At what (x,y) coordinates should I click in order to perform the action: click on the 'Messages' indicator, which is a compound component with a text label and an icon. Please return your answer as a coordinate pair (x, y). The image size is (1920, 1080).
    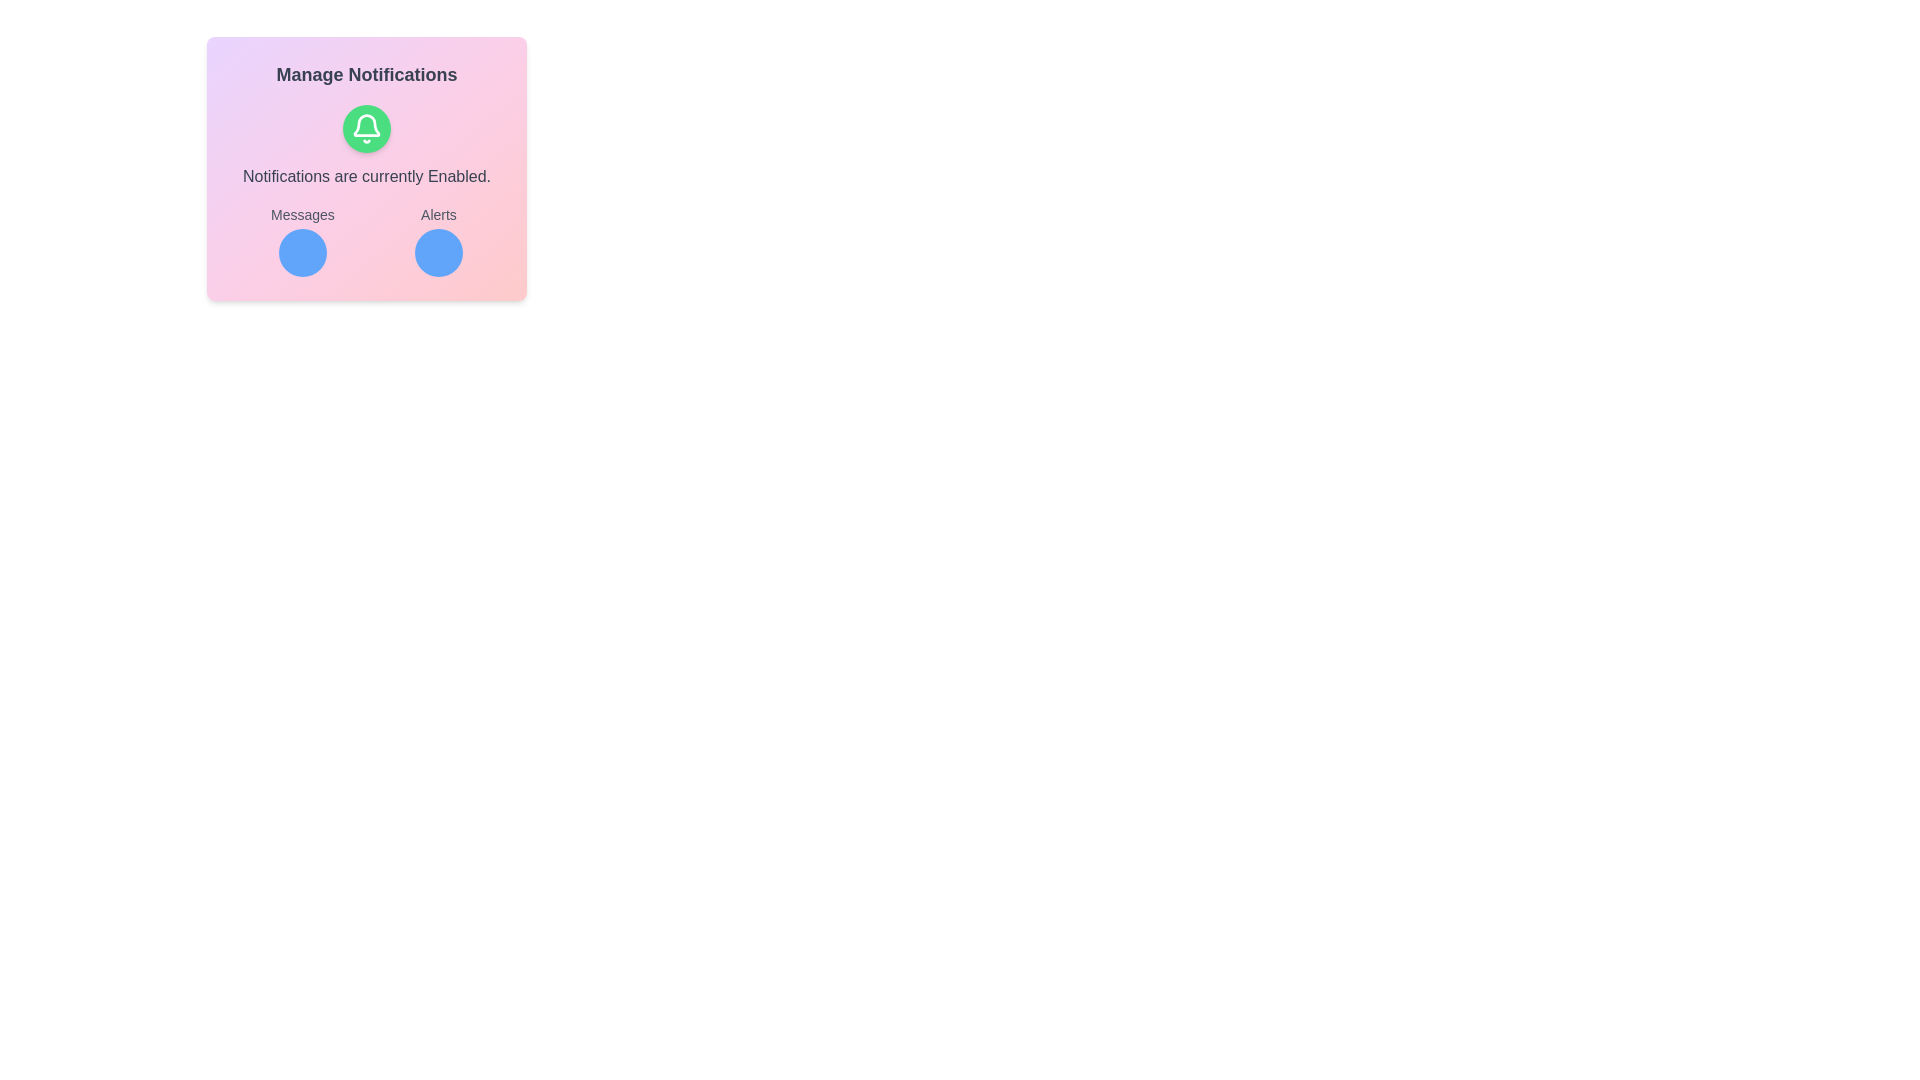
    Looking at the image, I should click on (301, 239).